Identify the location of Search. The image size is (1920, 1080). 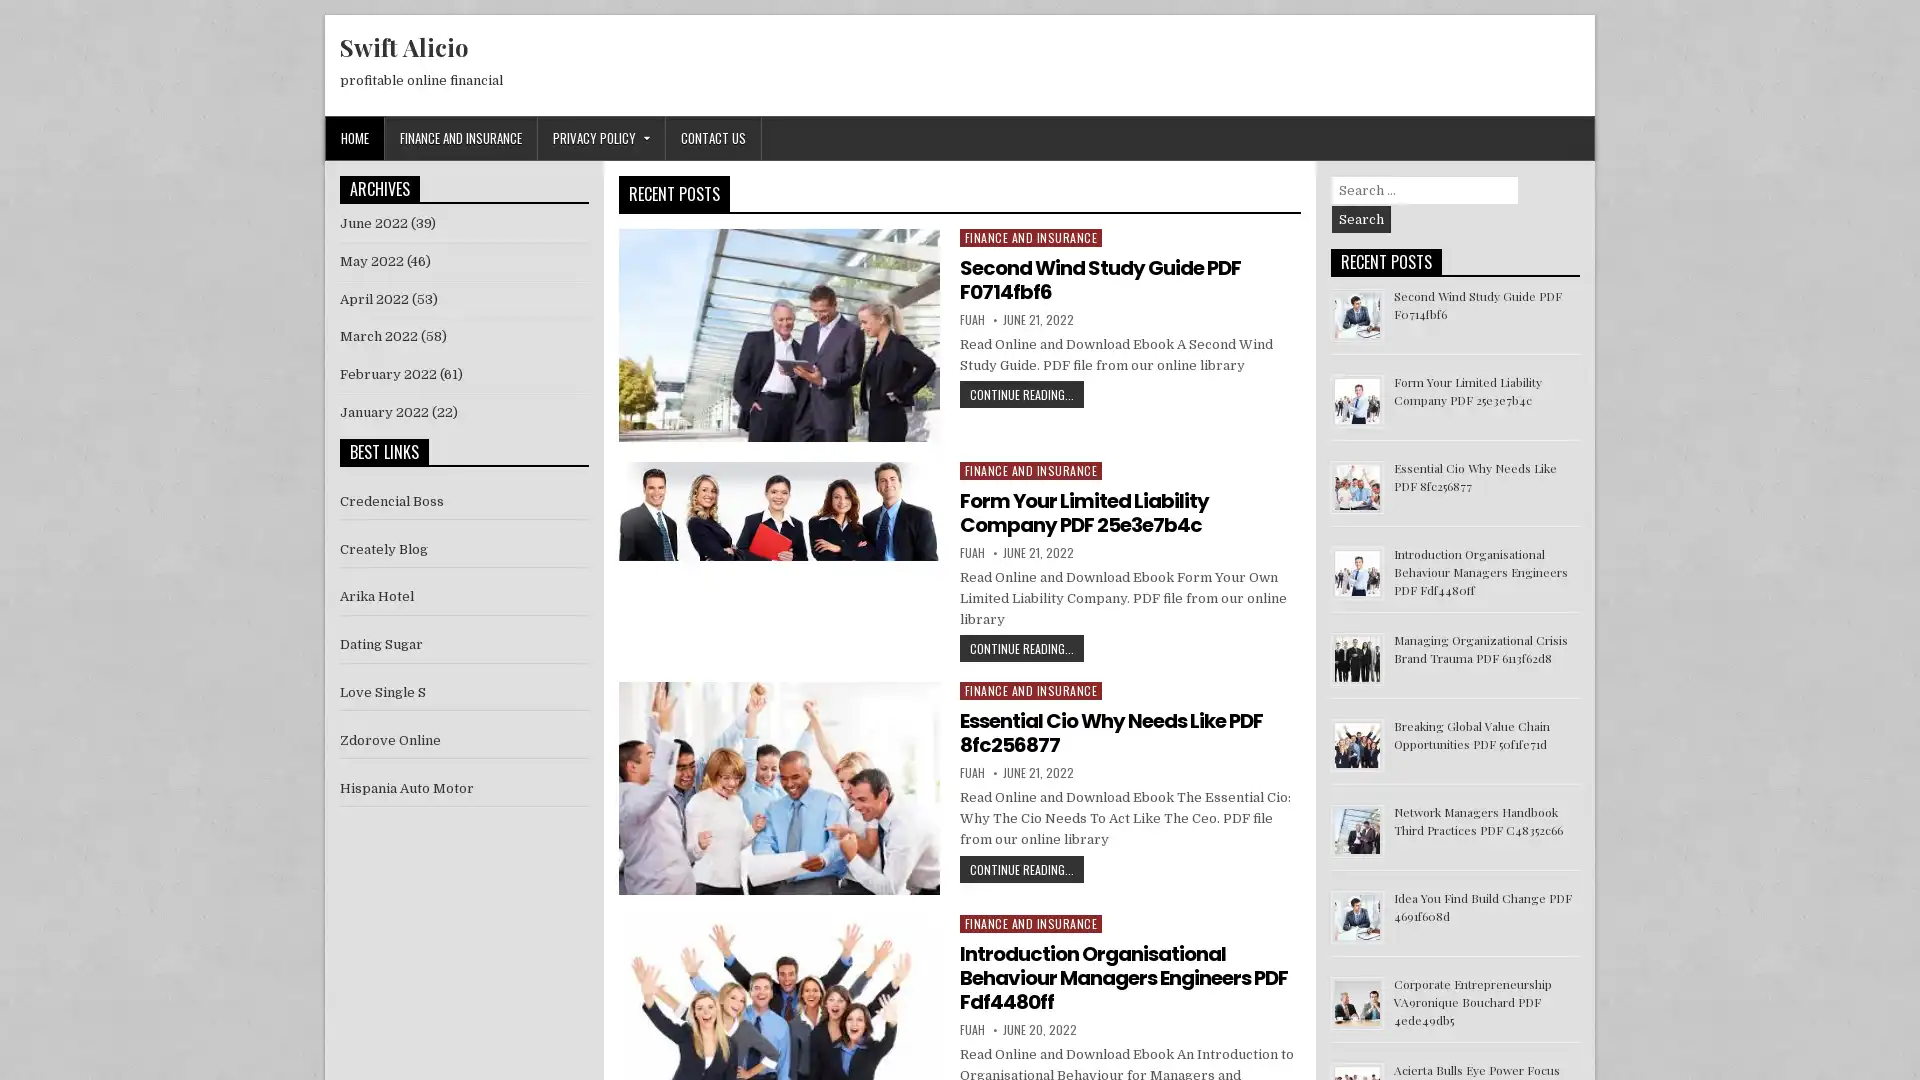
(1360, 219).